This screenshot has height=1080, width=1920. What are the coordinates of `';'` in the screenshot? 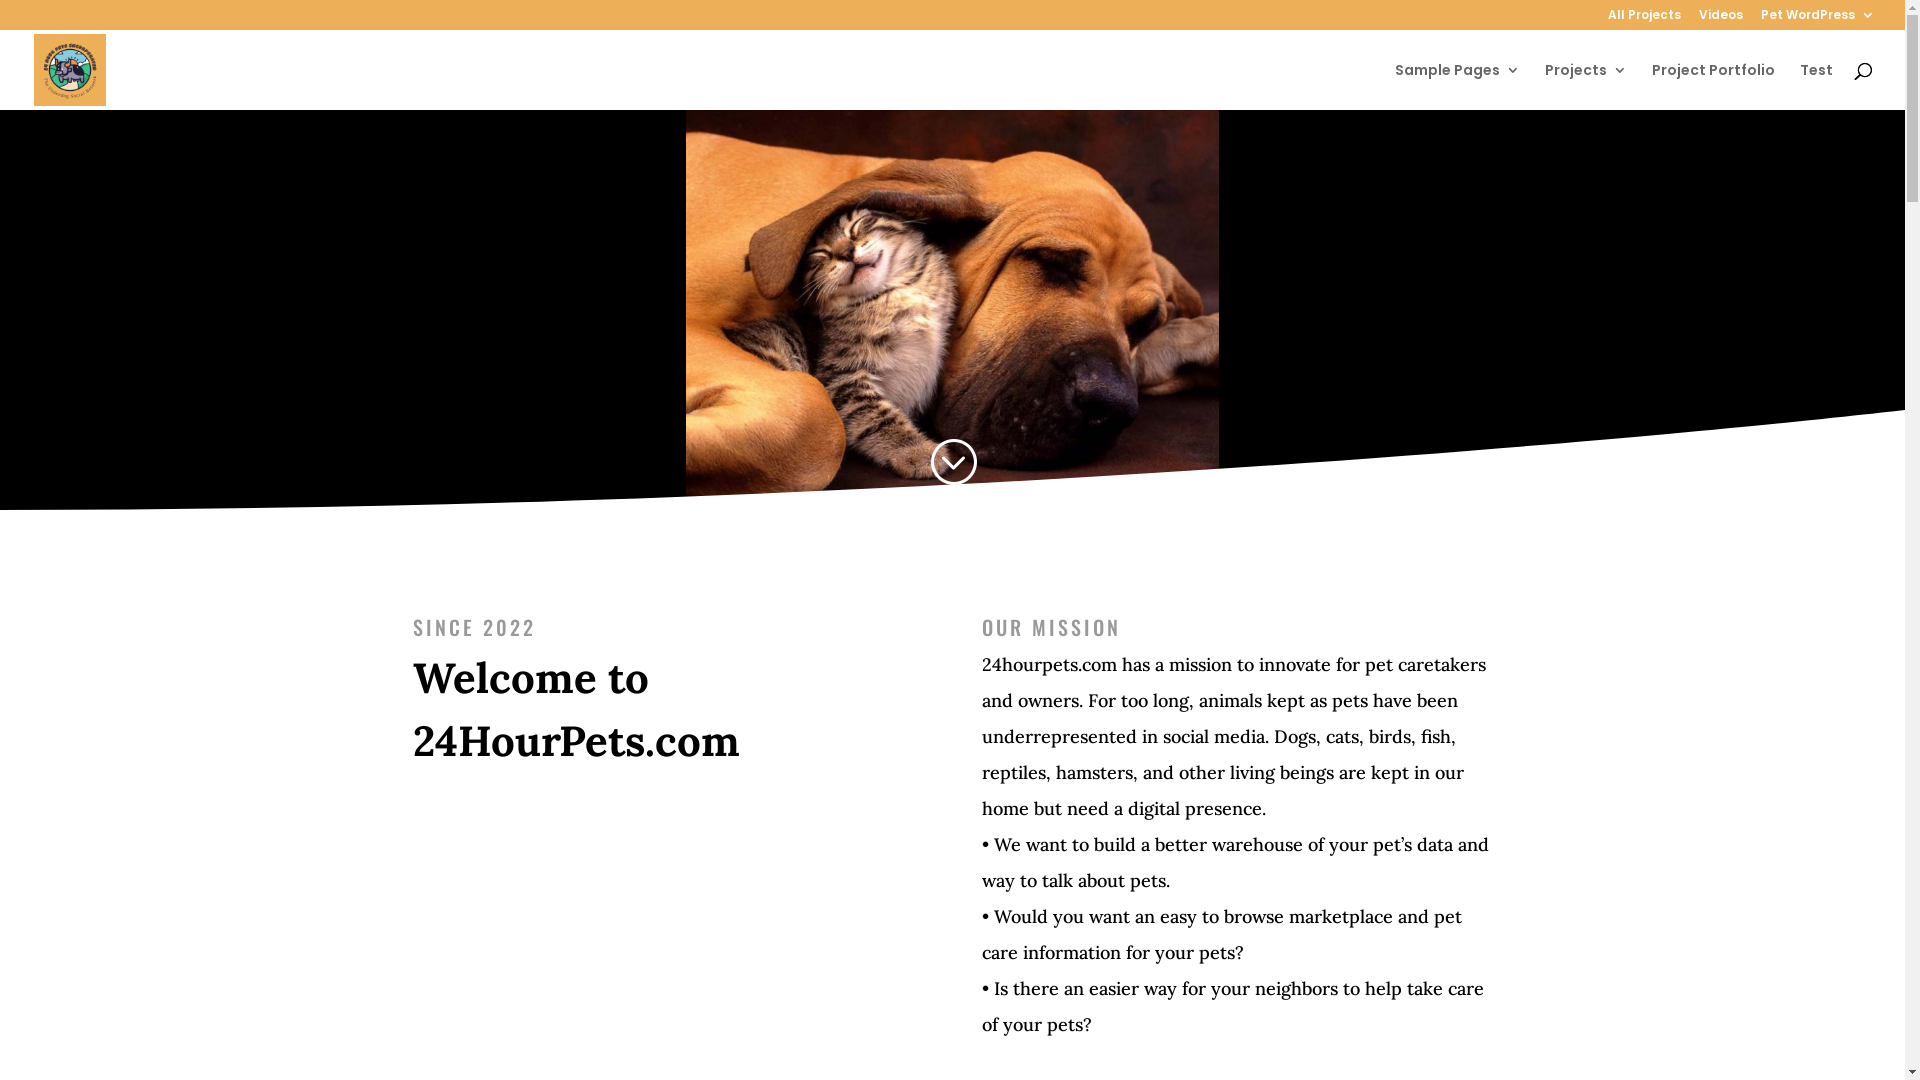 It's located at (951, 462).